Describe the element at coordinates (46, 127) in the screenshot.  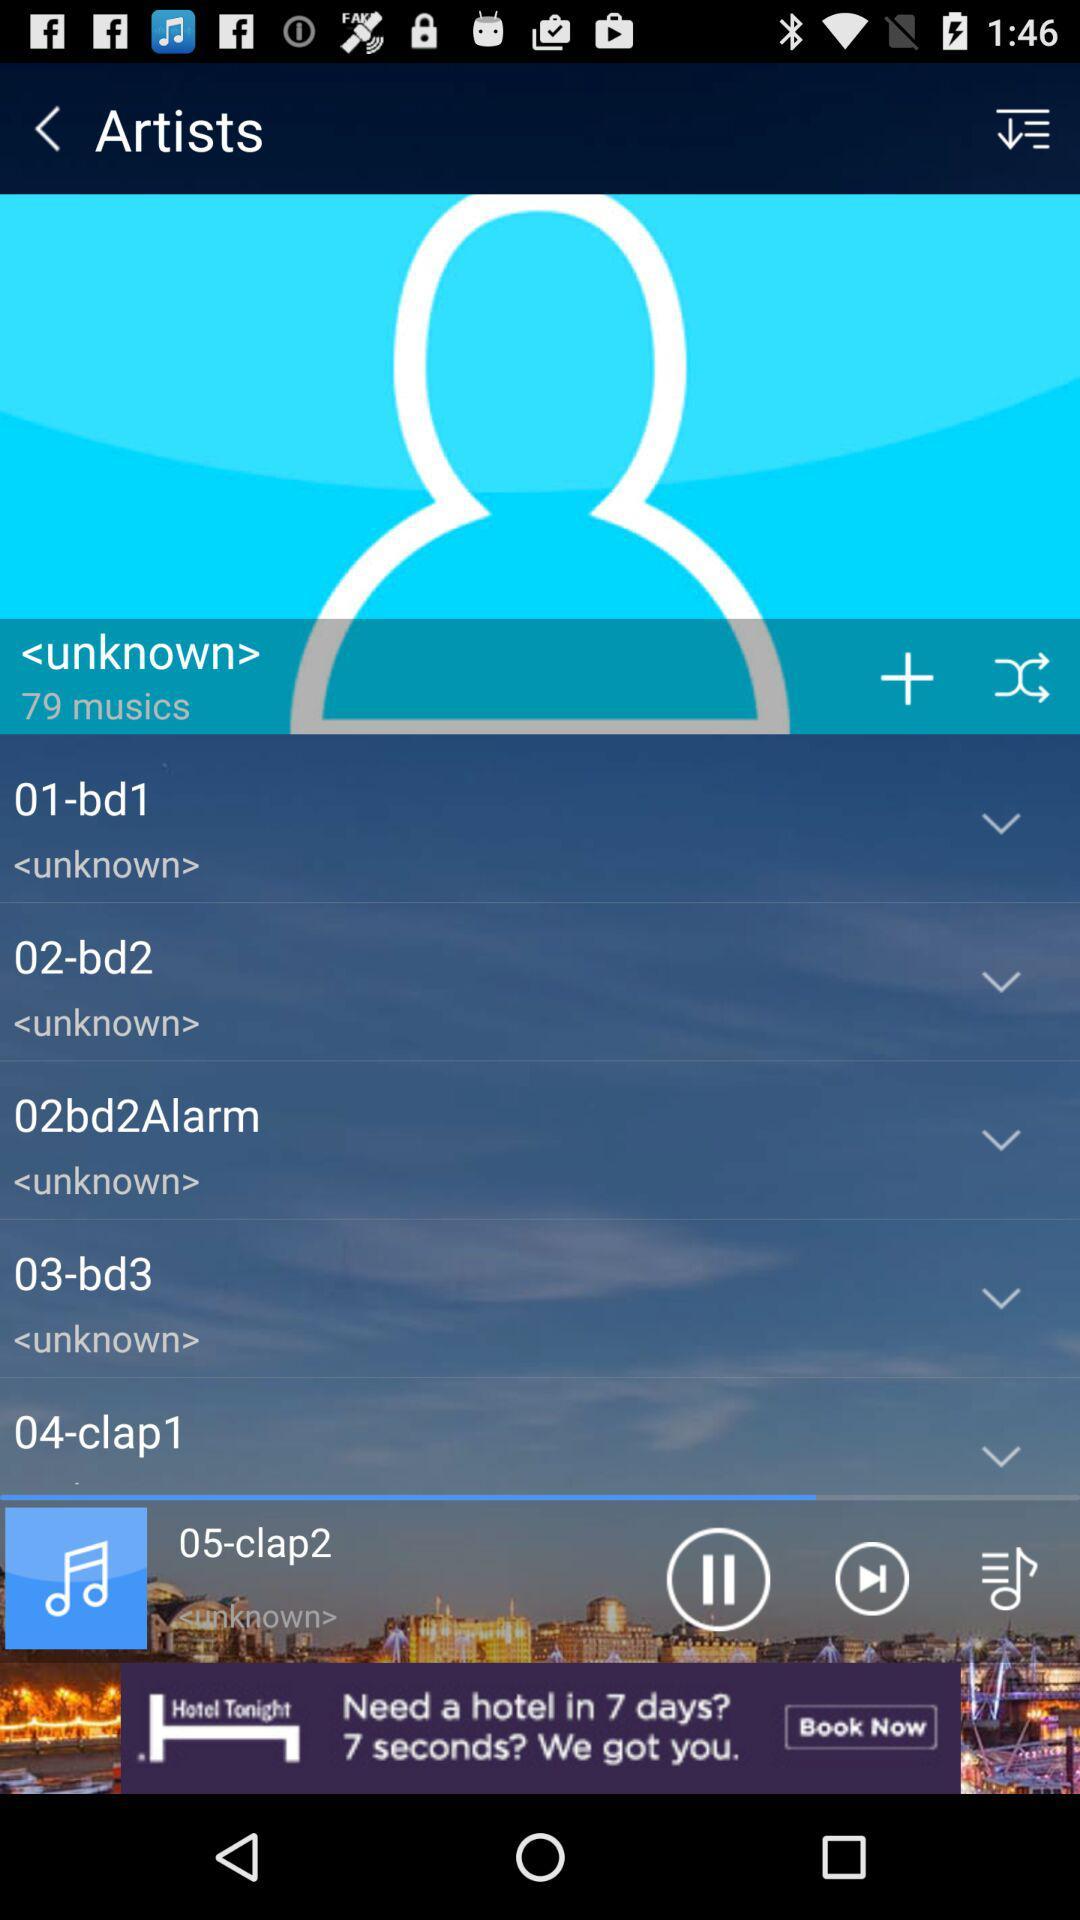
I see `the item to the left of artists item` at that location.